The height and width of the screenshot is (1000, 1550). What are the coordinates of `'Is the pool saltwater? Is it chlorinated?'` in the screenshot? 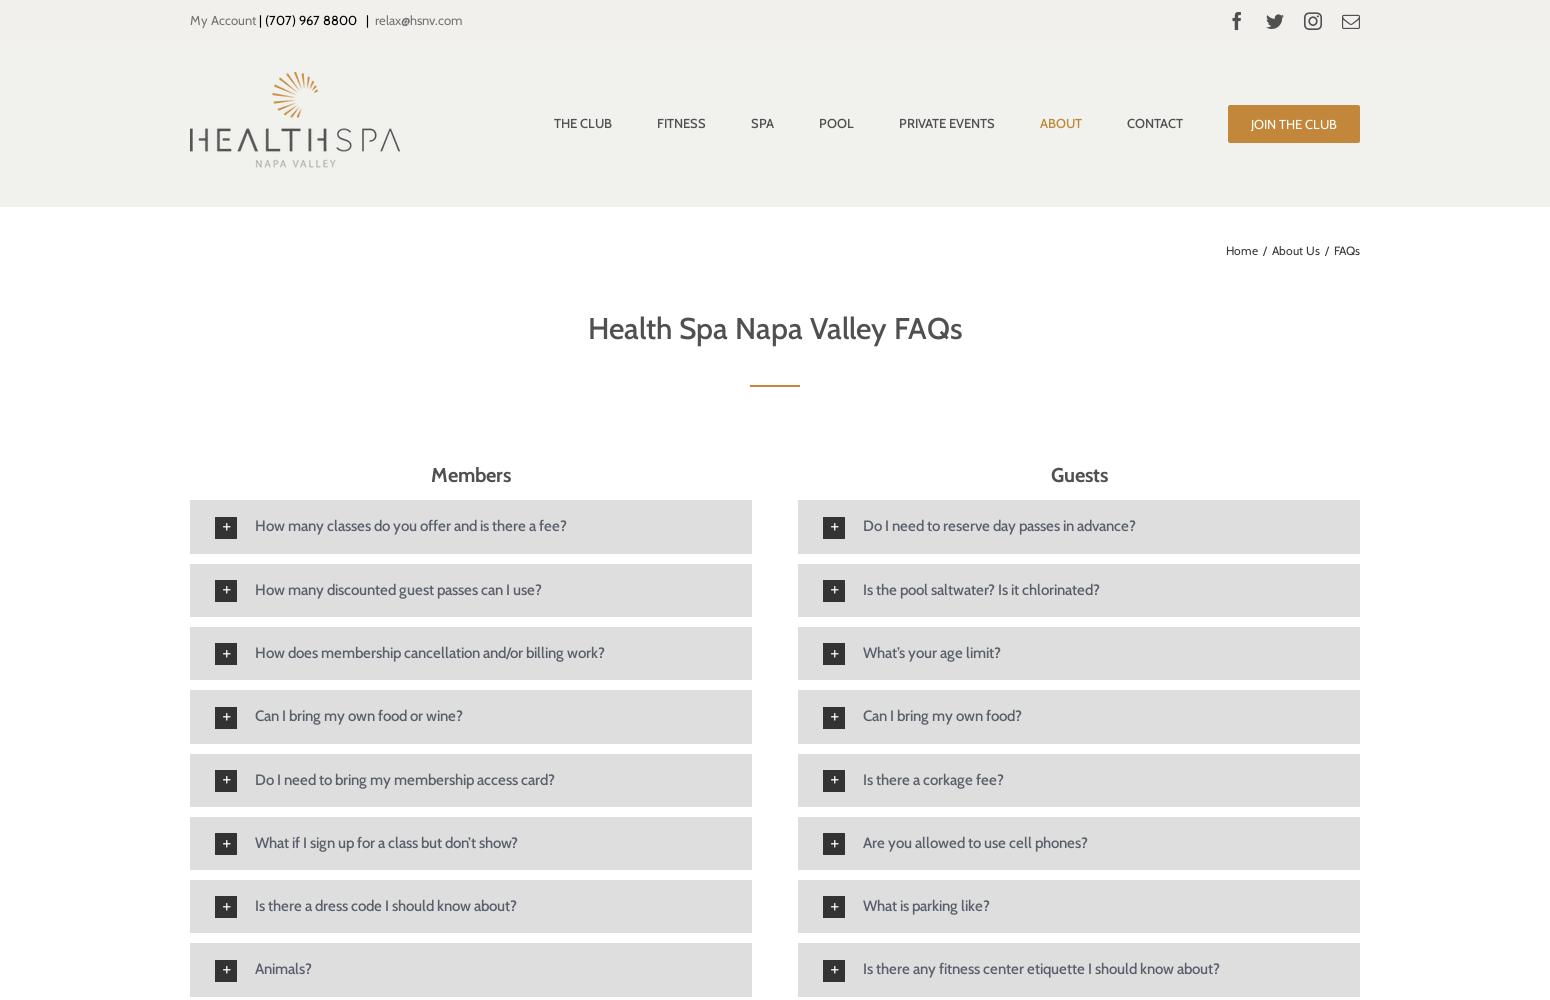 It's located at (980, 588).